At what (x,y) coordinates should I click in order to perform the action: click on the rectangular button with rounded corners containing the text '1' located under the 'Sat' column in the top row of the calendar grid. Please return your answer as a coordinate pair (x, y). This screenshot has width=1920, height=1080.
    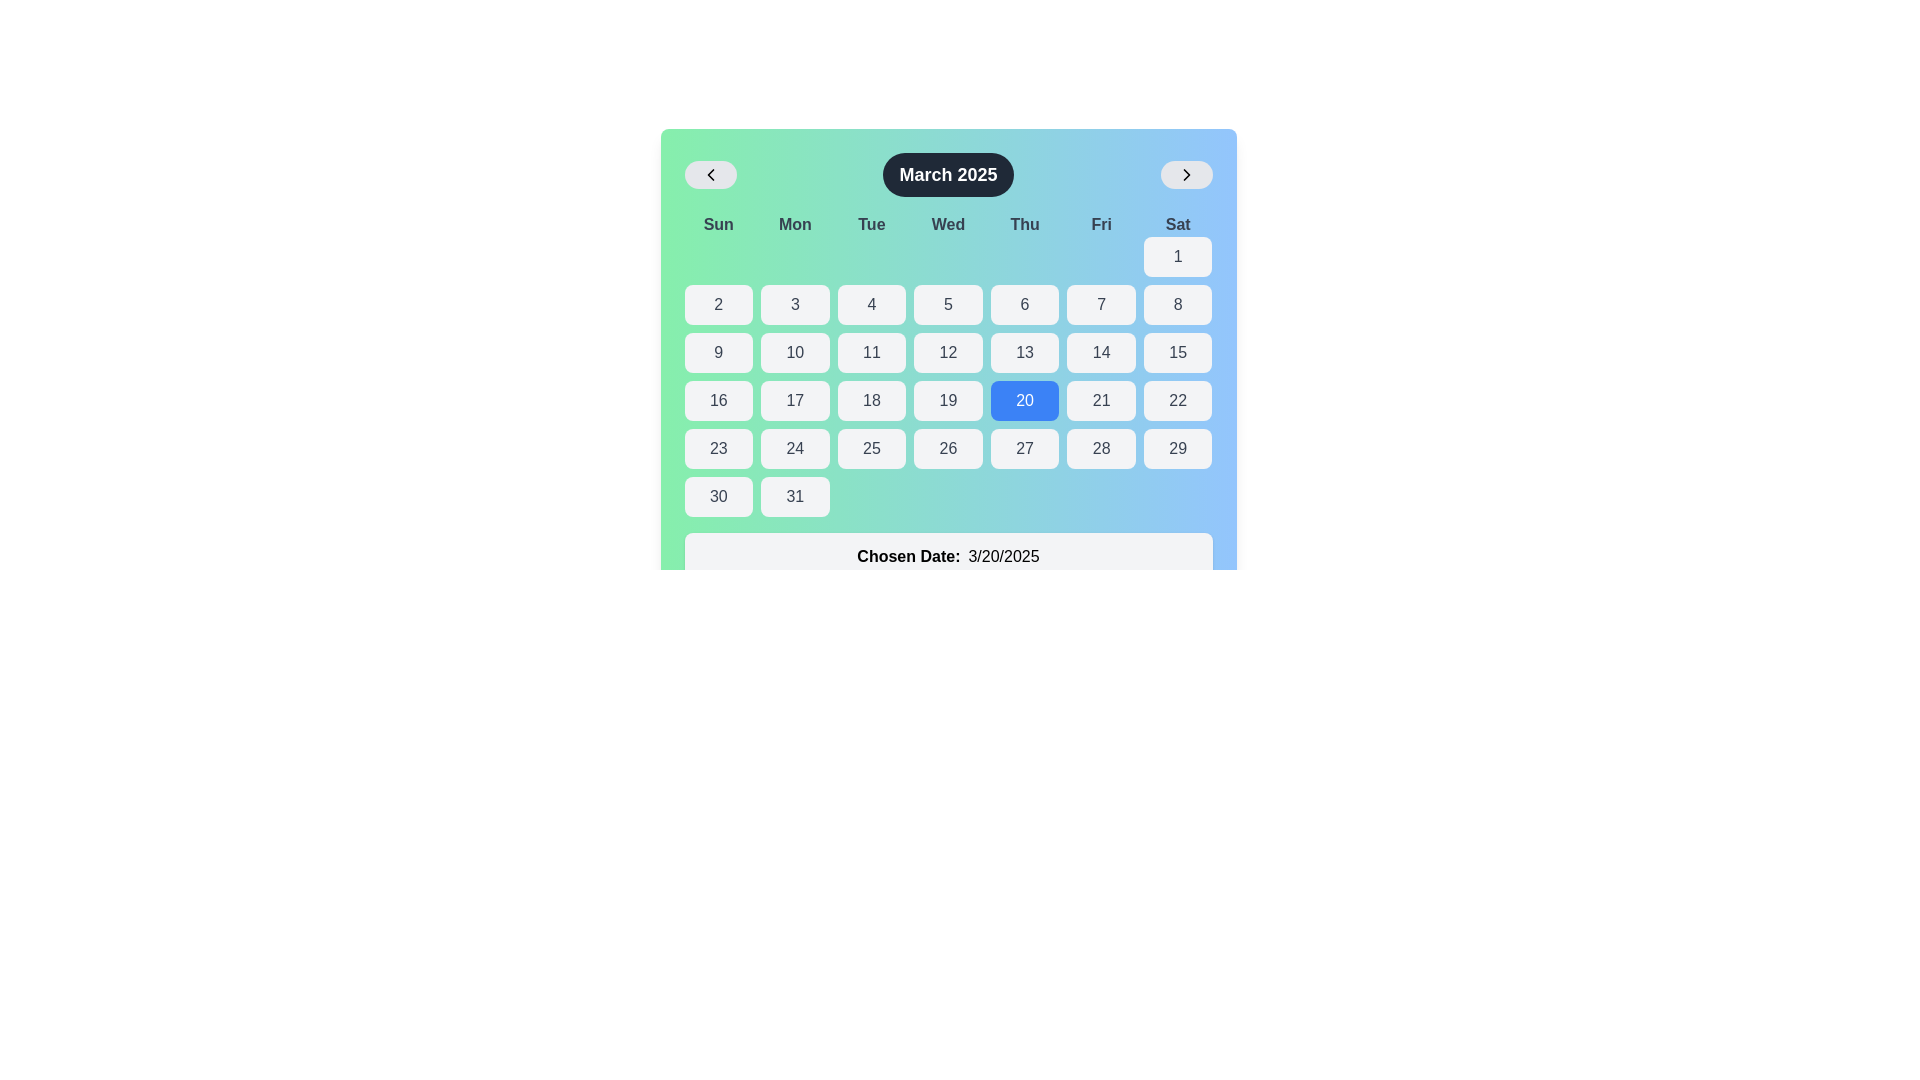
    Looking at the image, I should click on (1178, 256).